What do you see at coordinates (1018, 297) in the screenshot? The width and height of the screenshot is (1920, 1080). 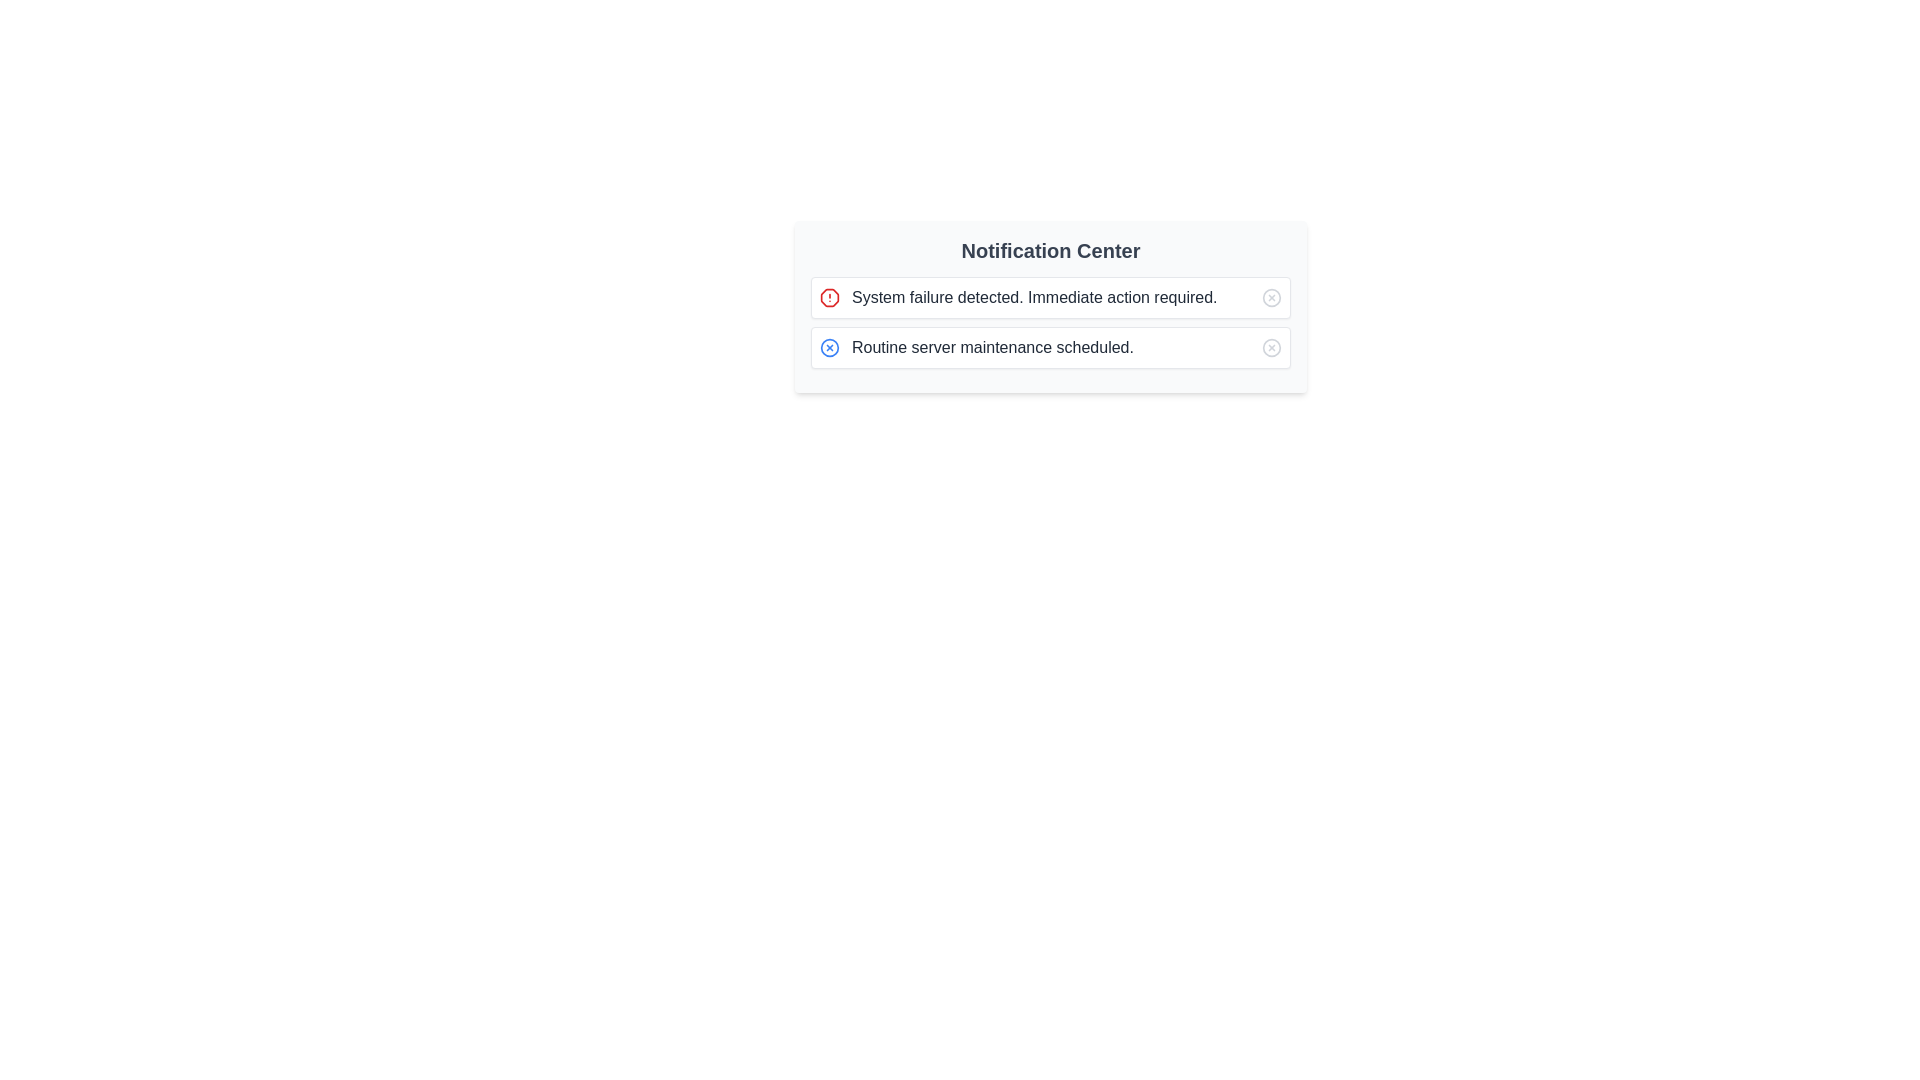 I see `the first notification message stating 'System failure detected. Immediate action required.' which is accompanied by an alert octagon icon, positioned centrally in the notification center` at bounding box center [1018, 297].